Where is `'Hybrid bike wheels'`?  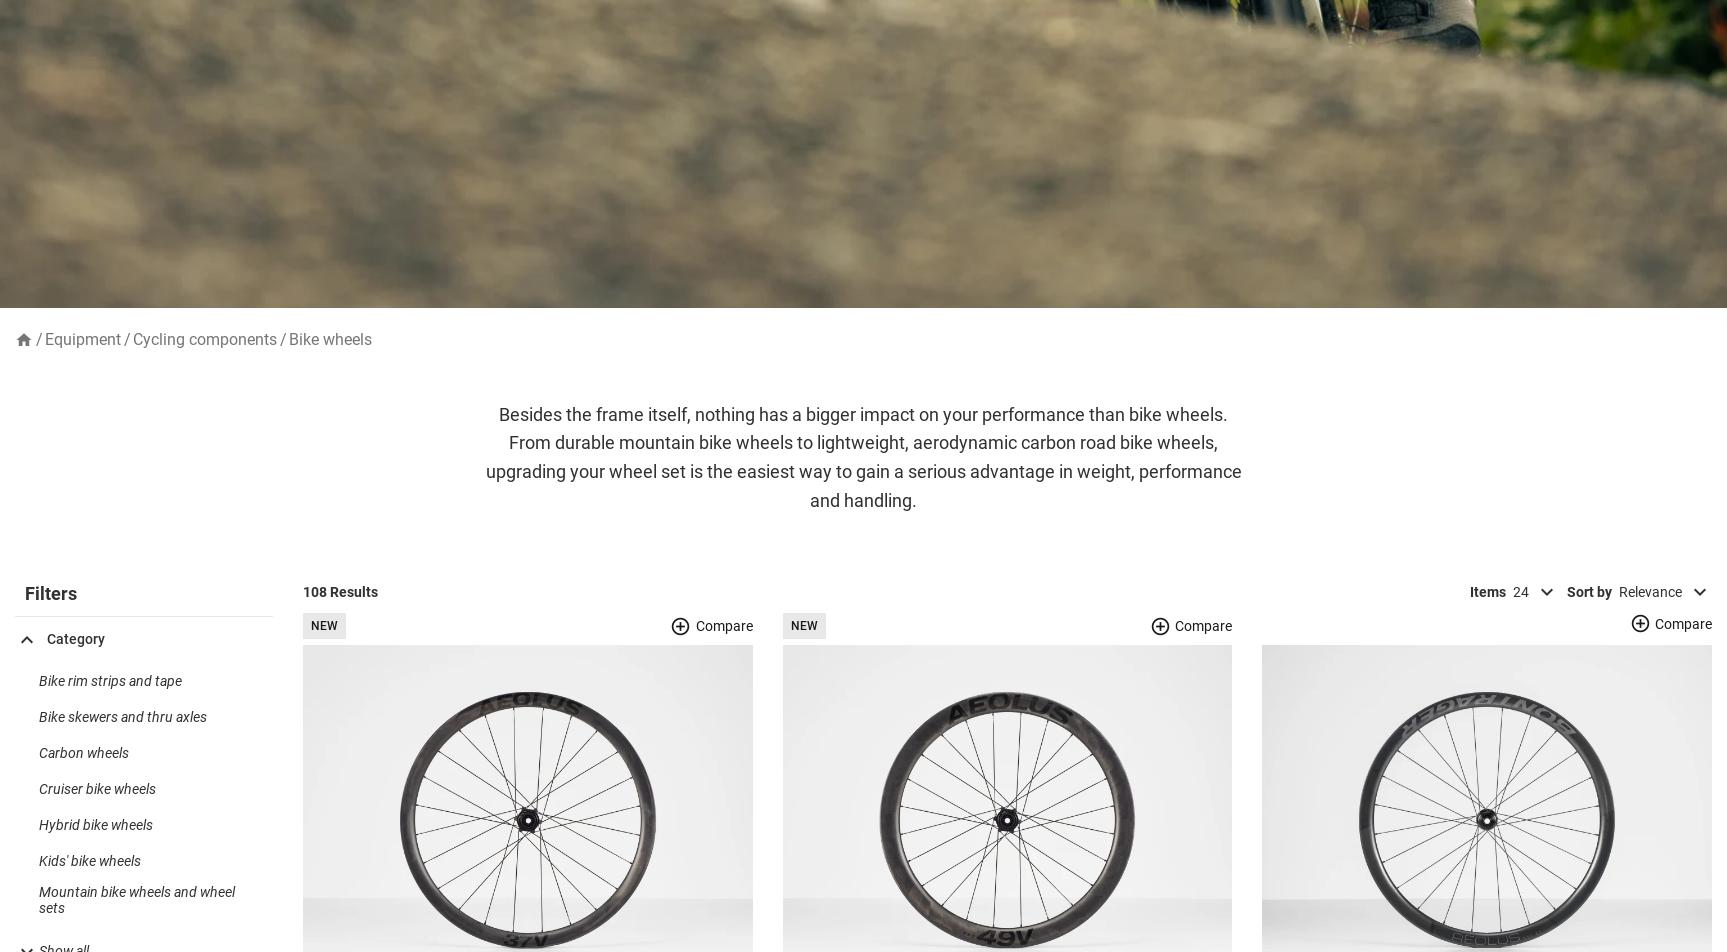 'Hybrid bike wheels' is located at coordinates (39, 856).